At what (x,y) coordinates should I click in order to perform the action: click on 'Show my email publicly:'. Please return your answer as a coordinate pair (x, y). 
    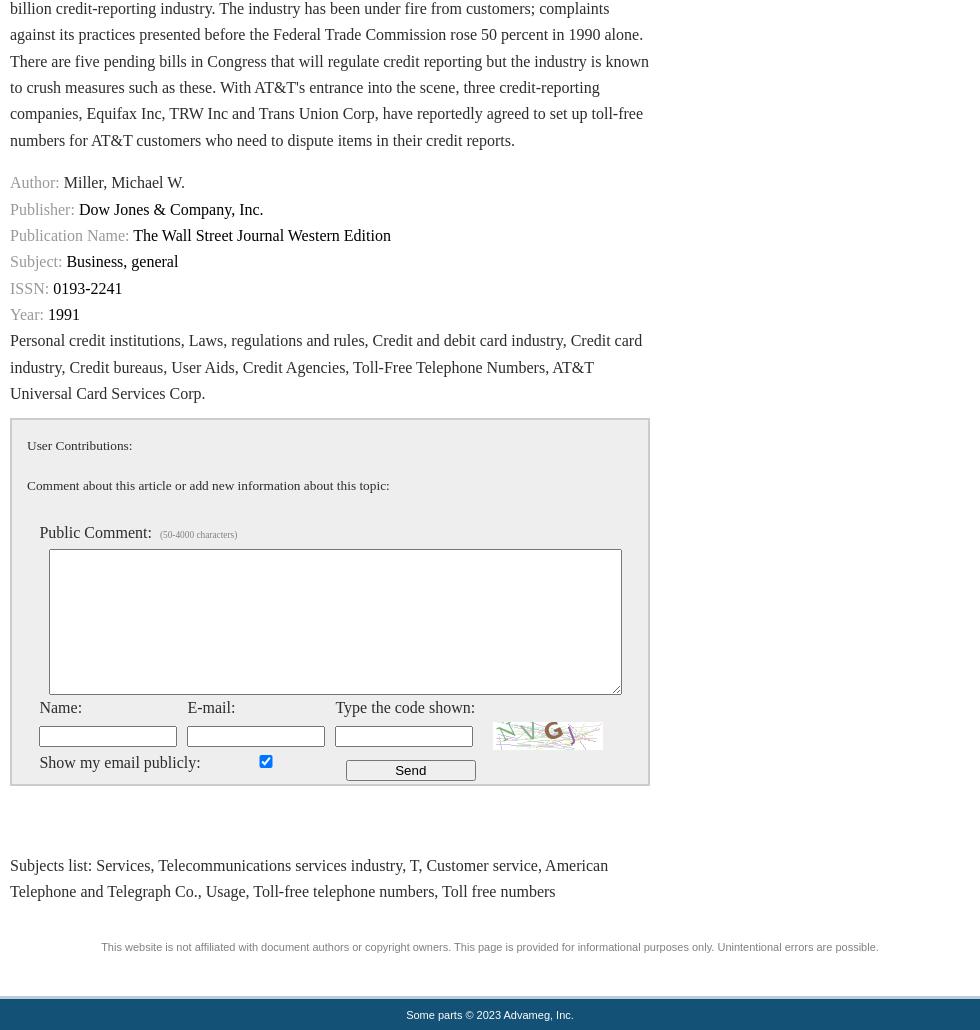
    Looking at the image, I should click on (119, 761).